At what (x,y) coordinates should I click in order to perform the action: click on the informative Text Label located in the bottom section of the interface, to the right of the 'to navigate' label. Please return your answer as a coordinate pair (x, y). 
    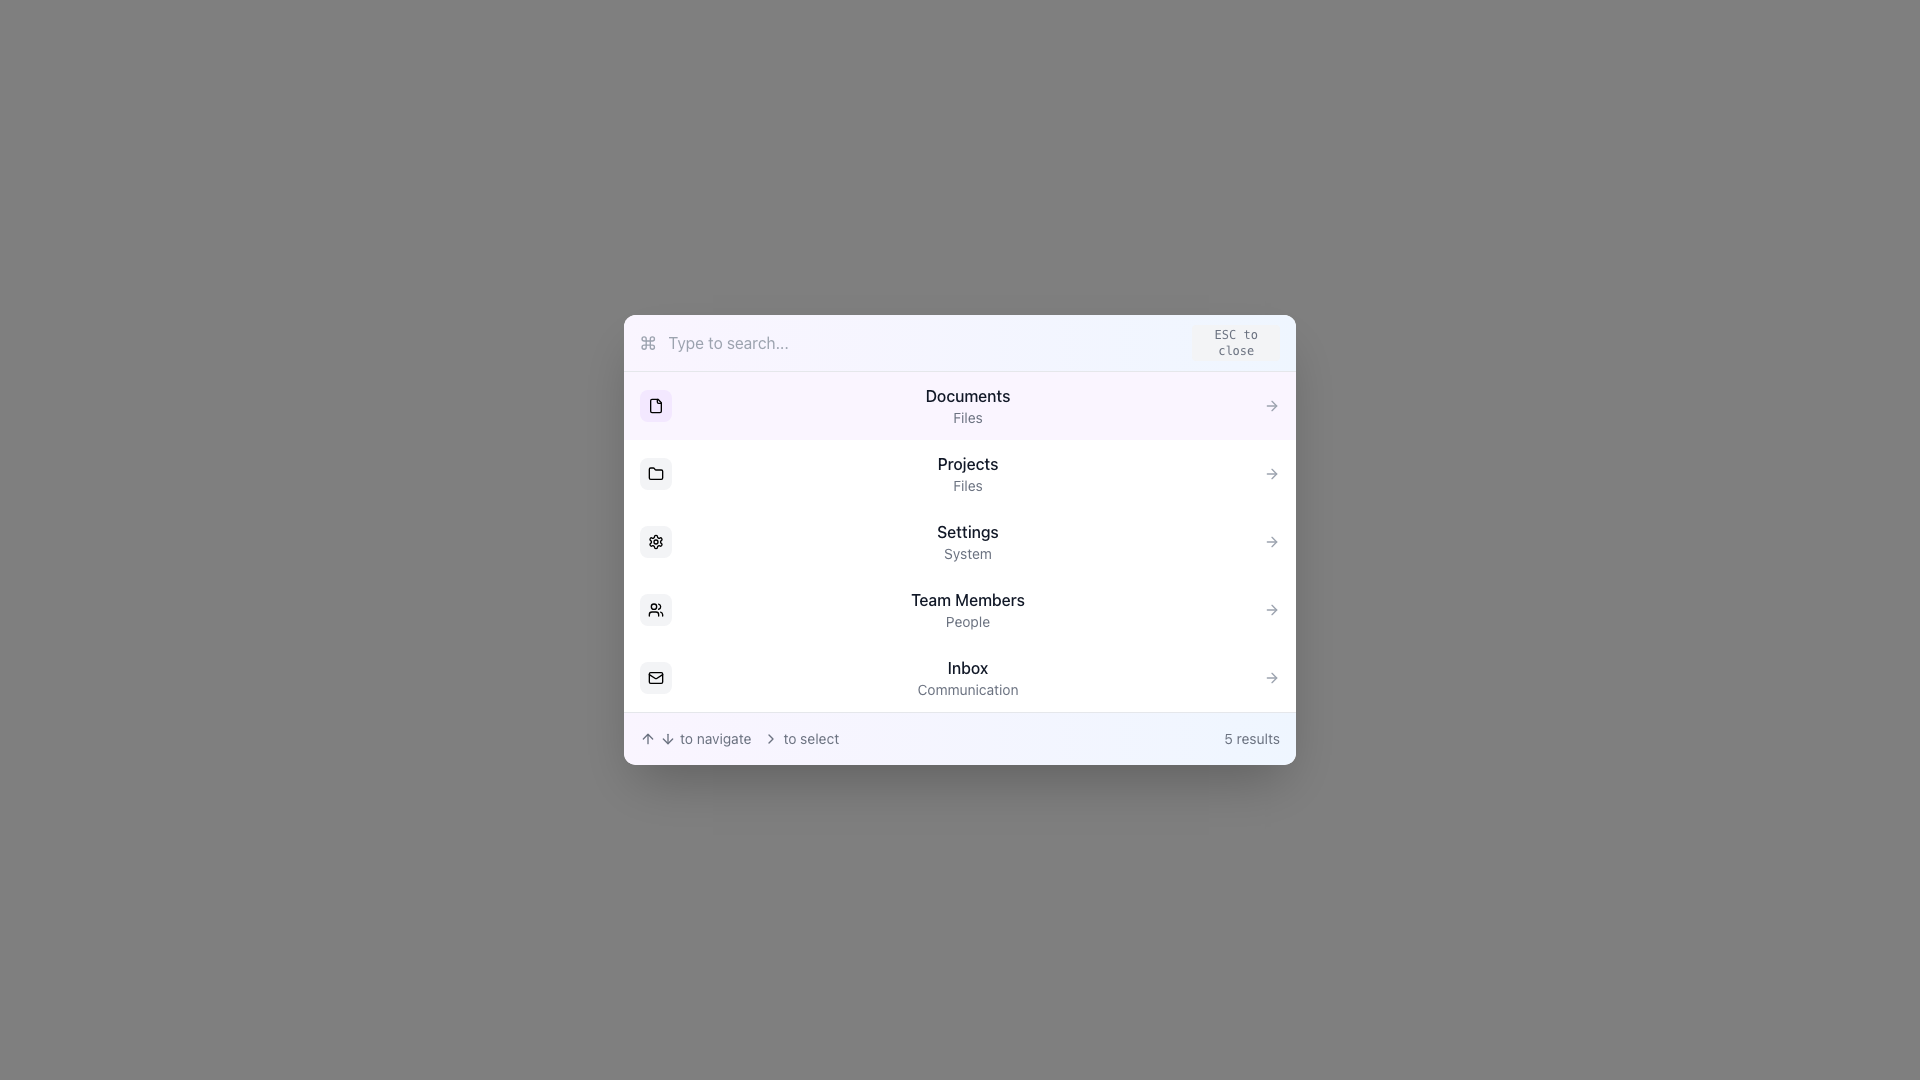
    Looking at the image, I should click on (801, 739).